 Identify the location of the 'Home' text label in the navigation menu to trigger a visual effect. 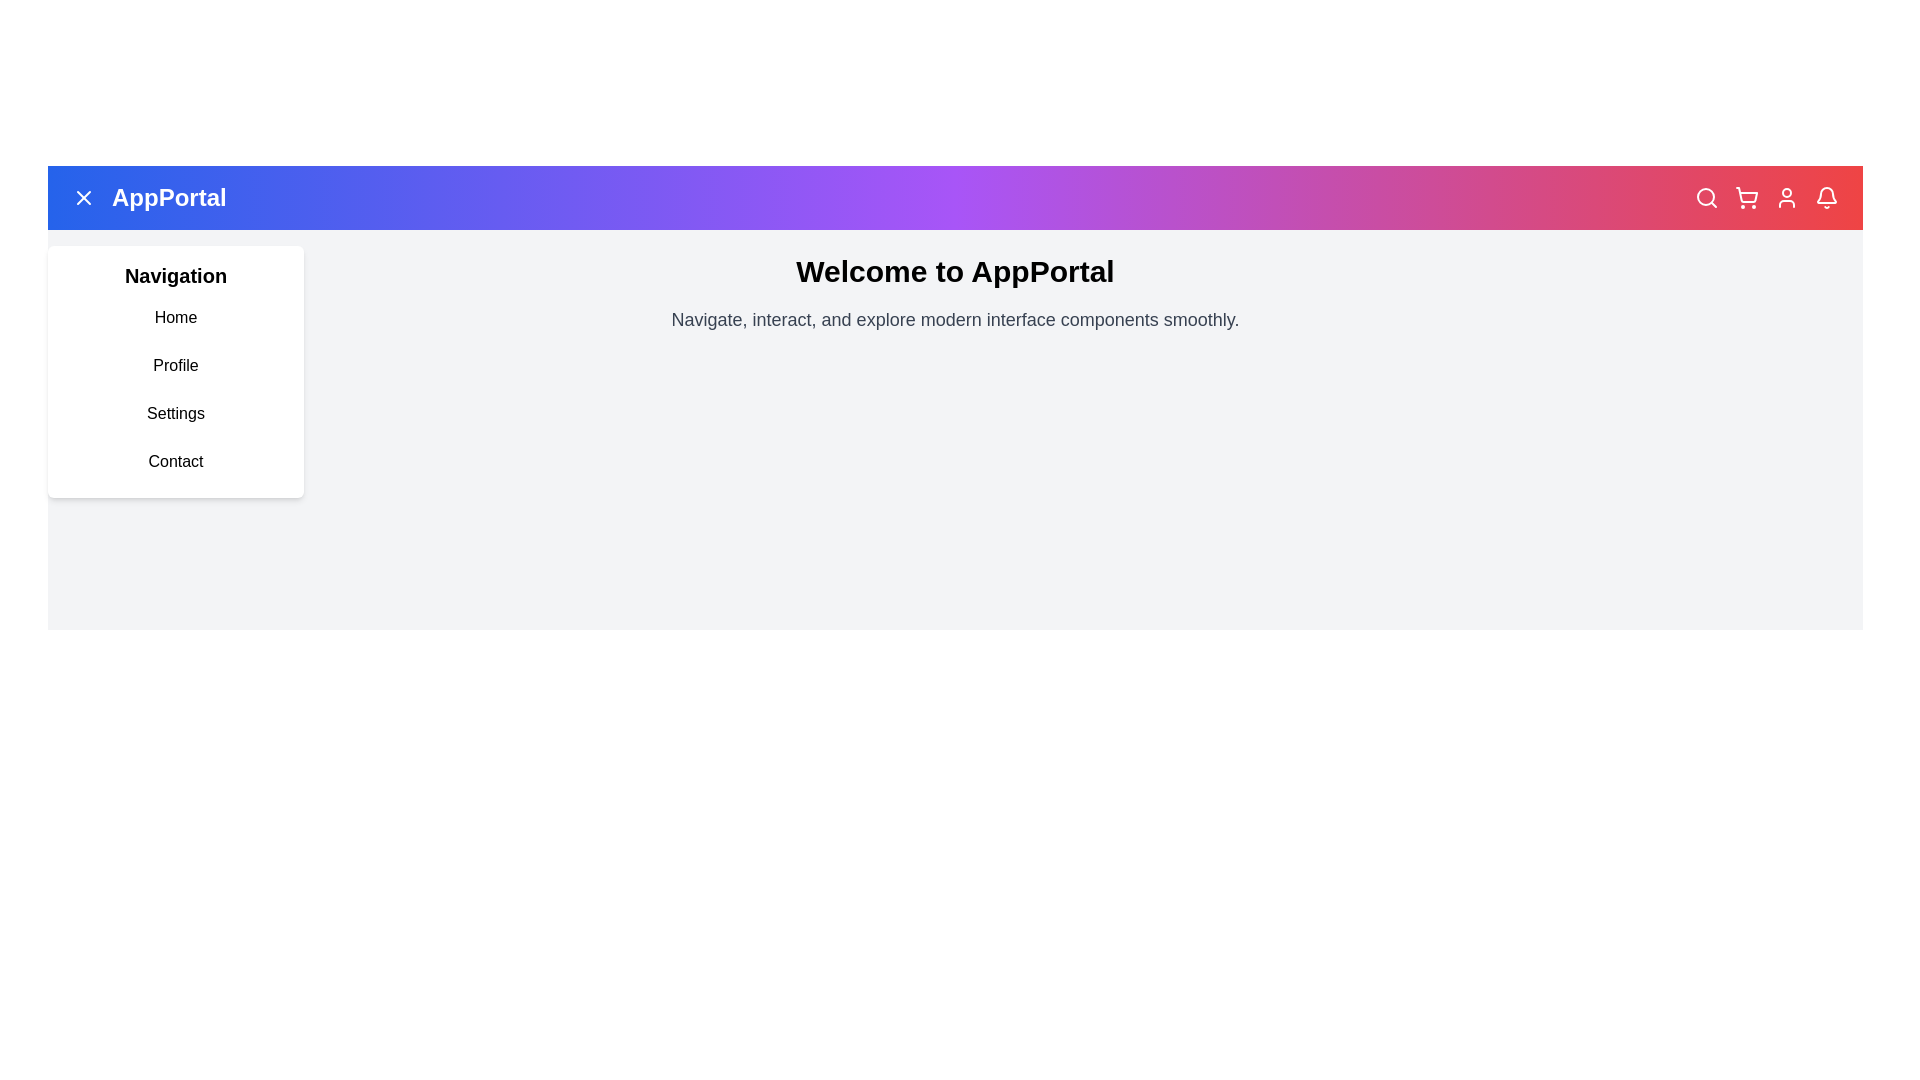
(176, 316).